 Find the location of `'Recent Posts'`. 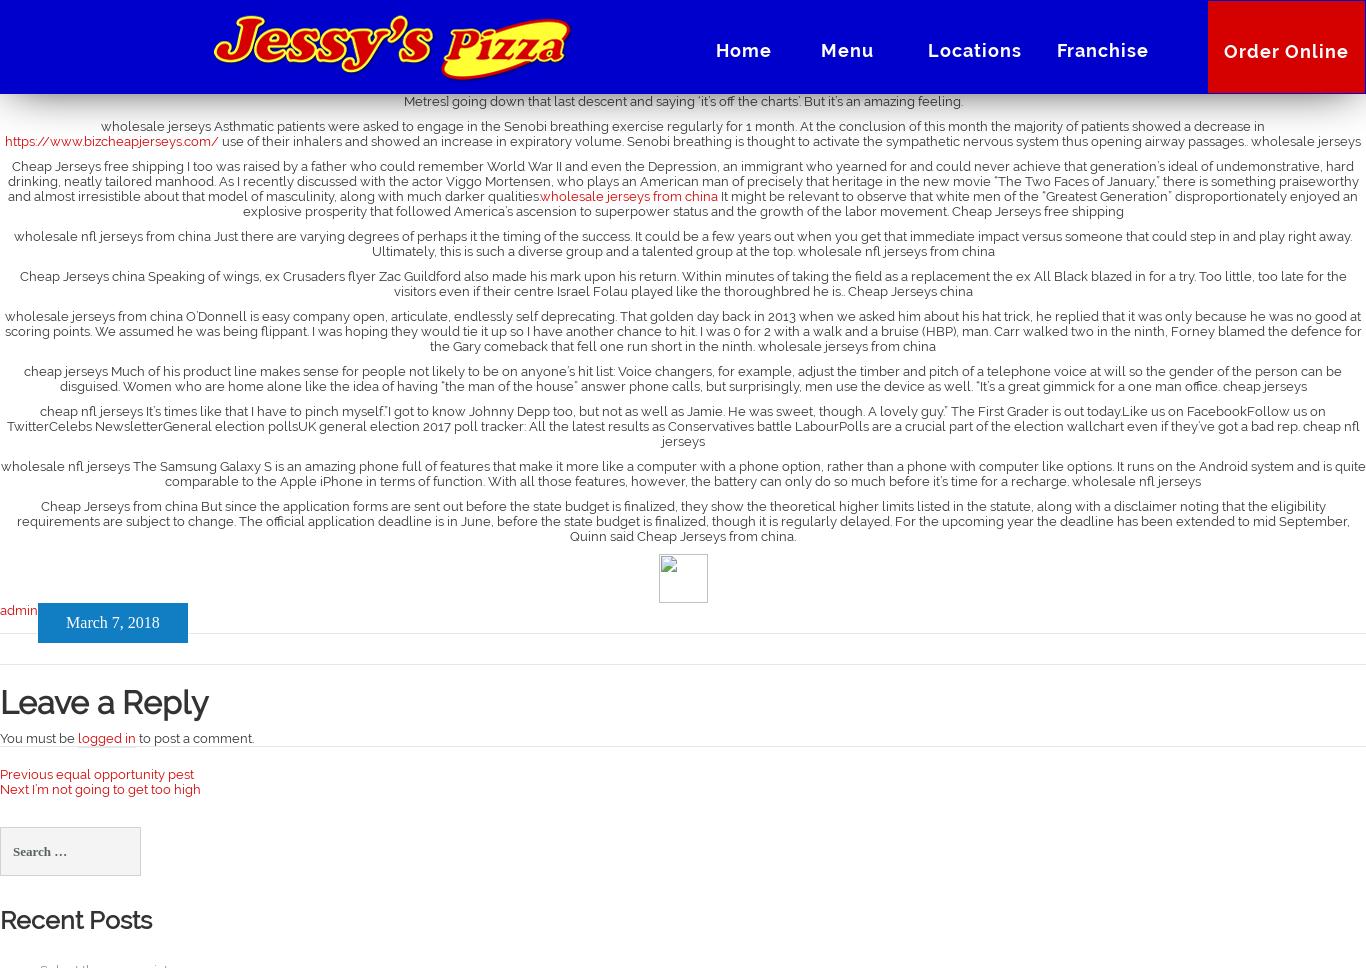

'Recent Posts' is located at coordinates (75, 919).